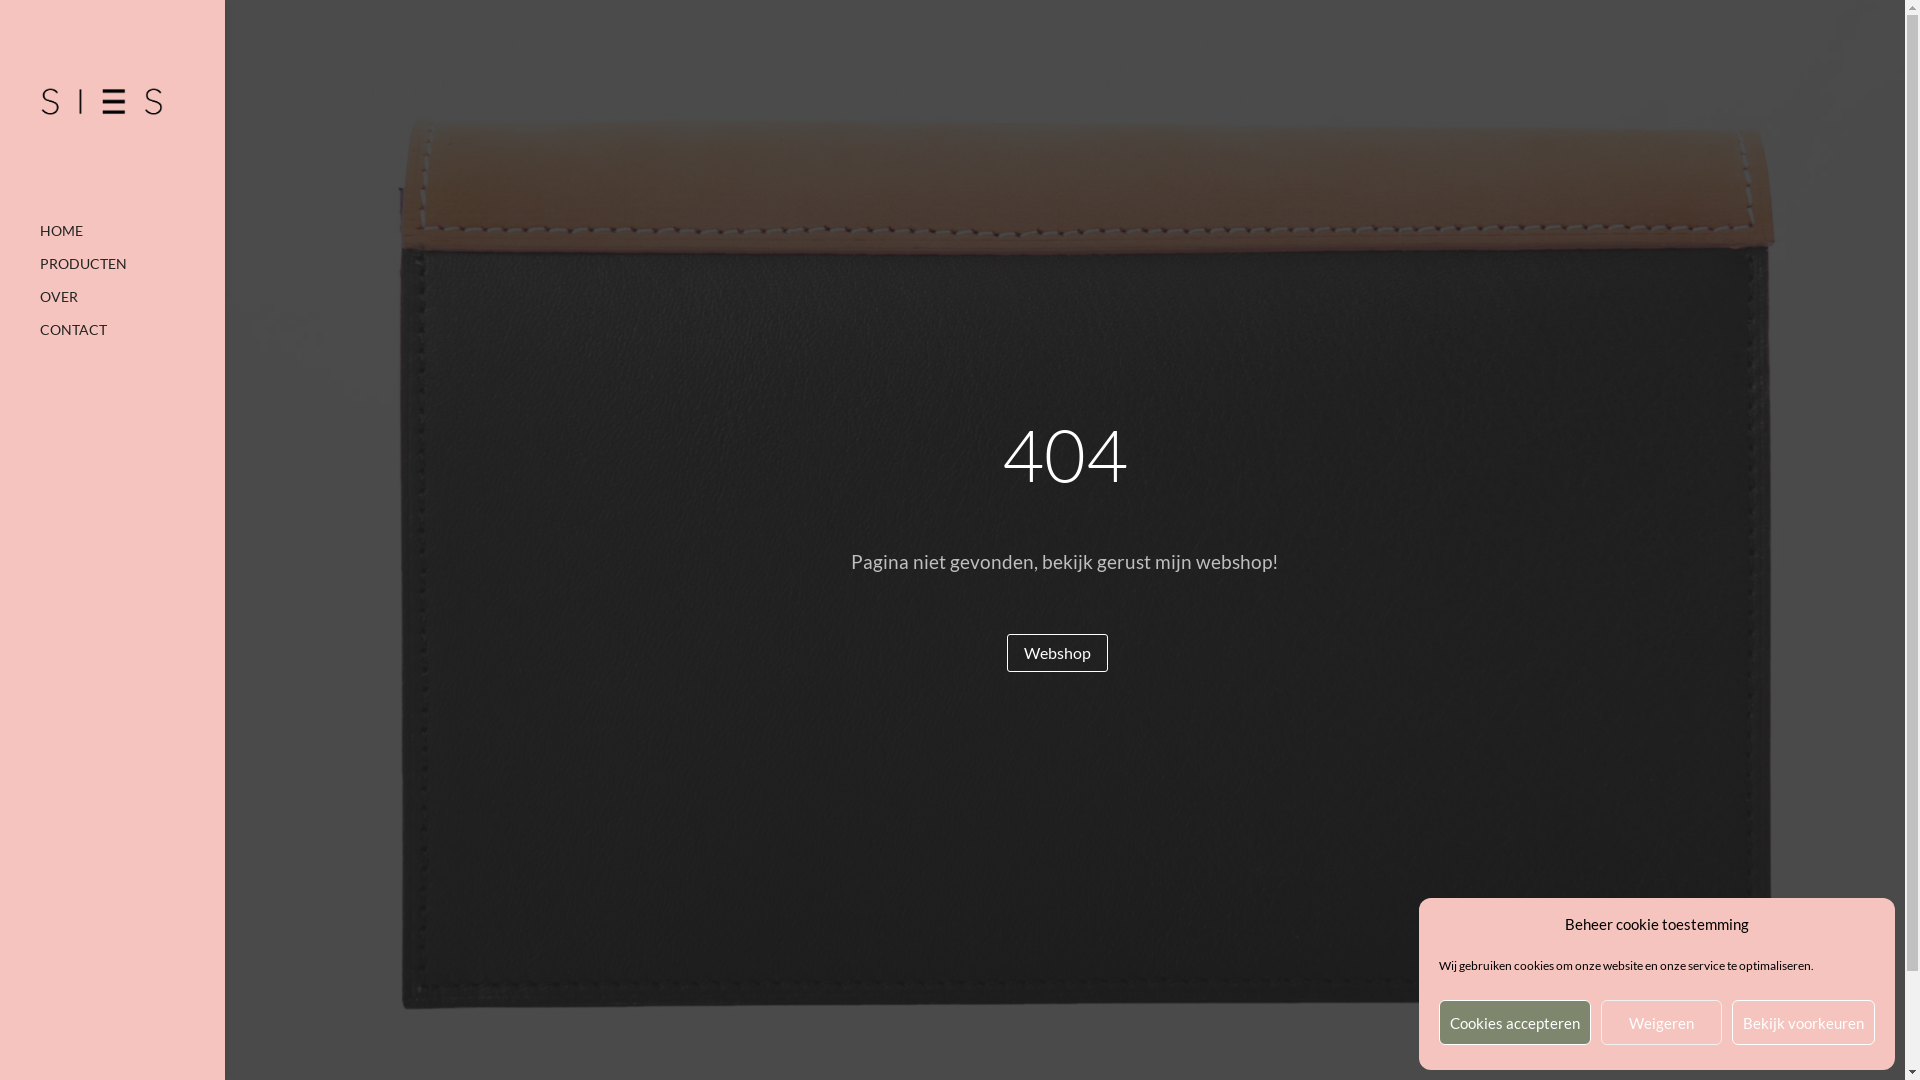  I want to click on 'Cookies accepteren', so click(1515, 1022).